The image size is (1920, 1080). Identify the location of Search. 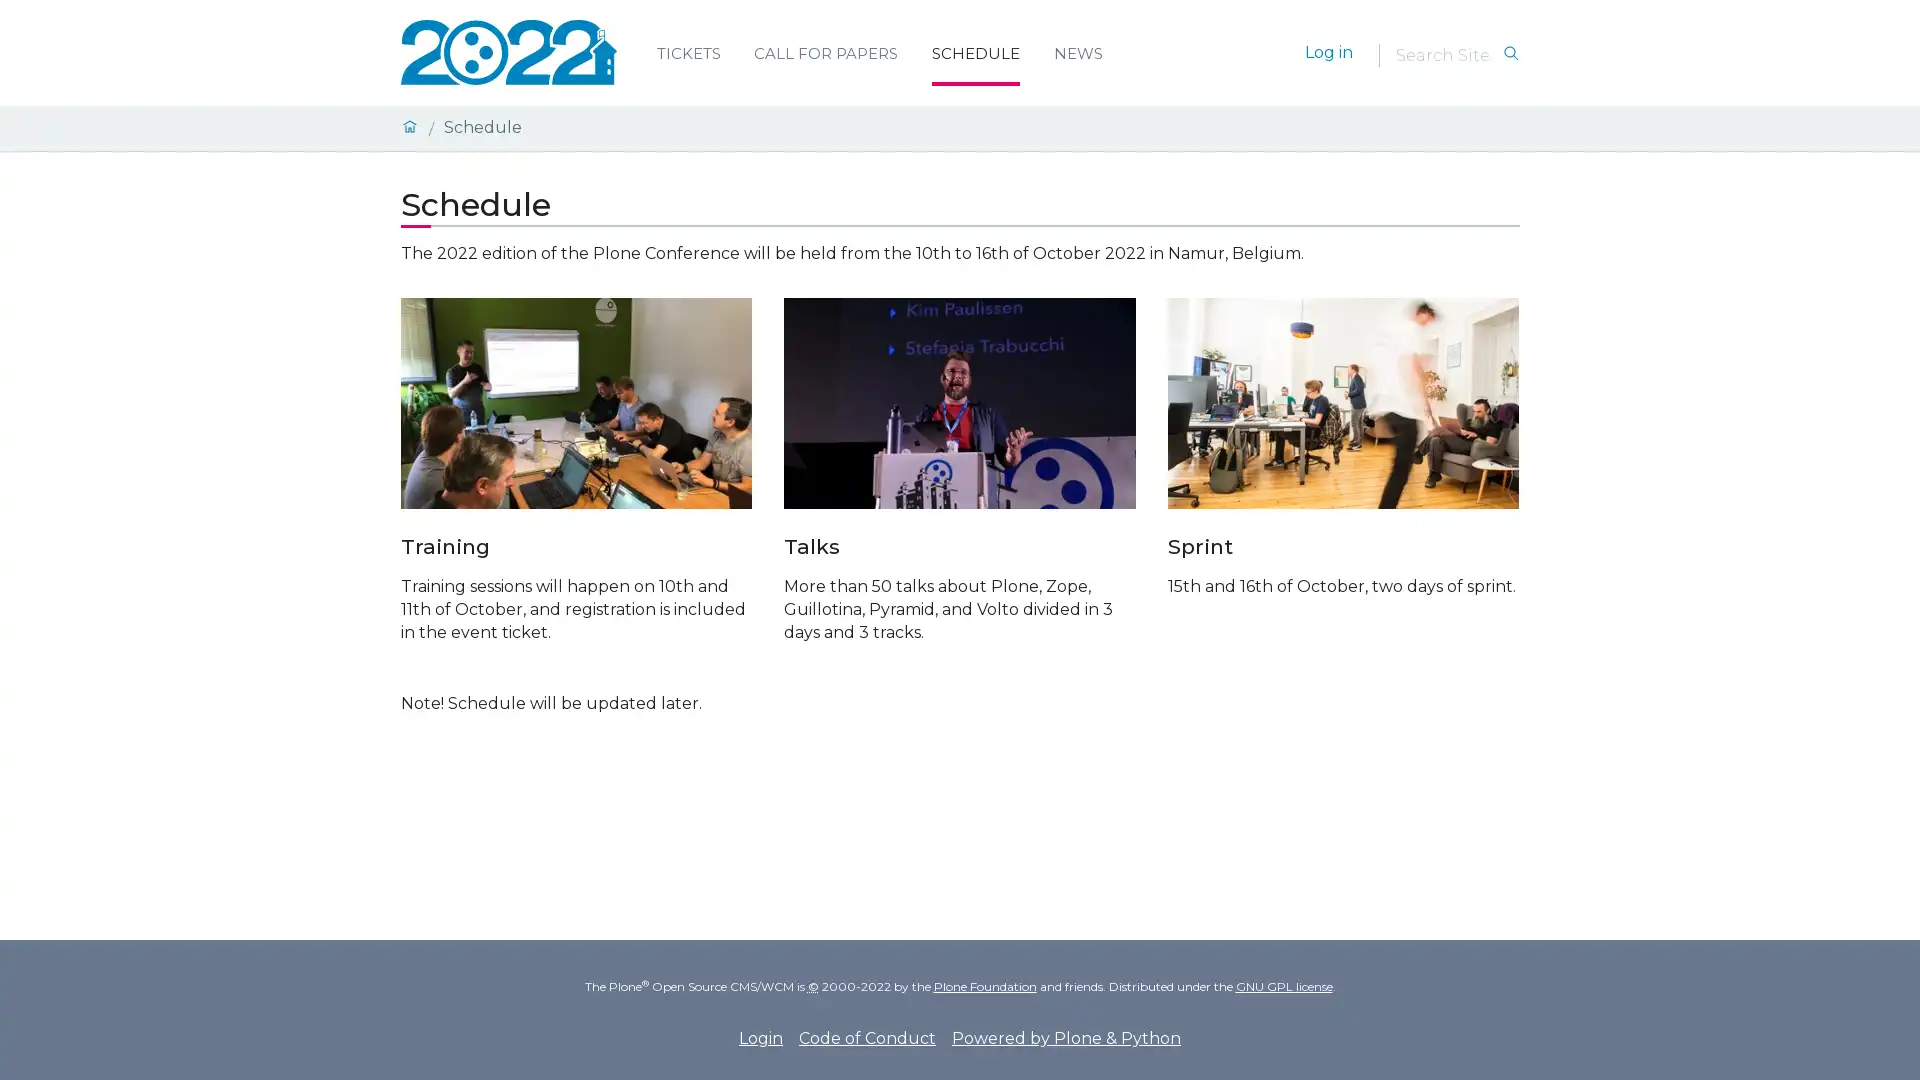
(1510, 53).